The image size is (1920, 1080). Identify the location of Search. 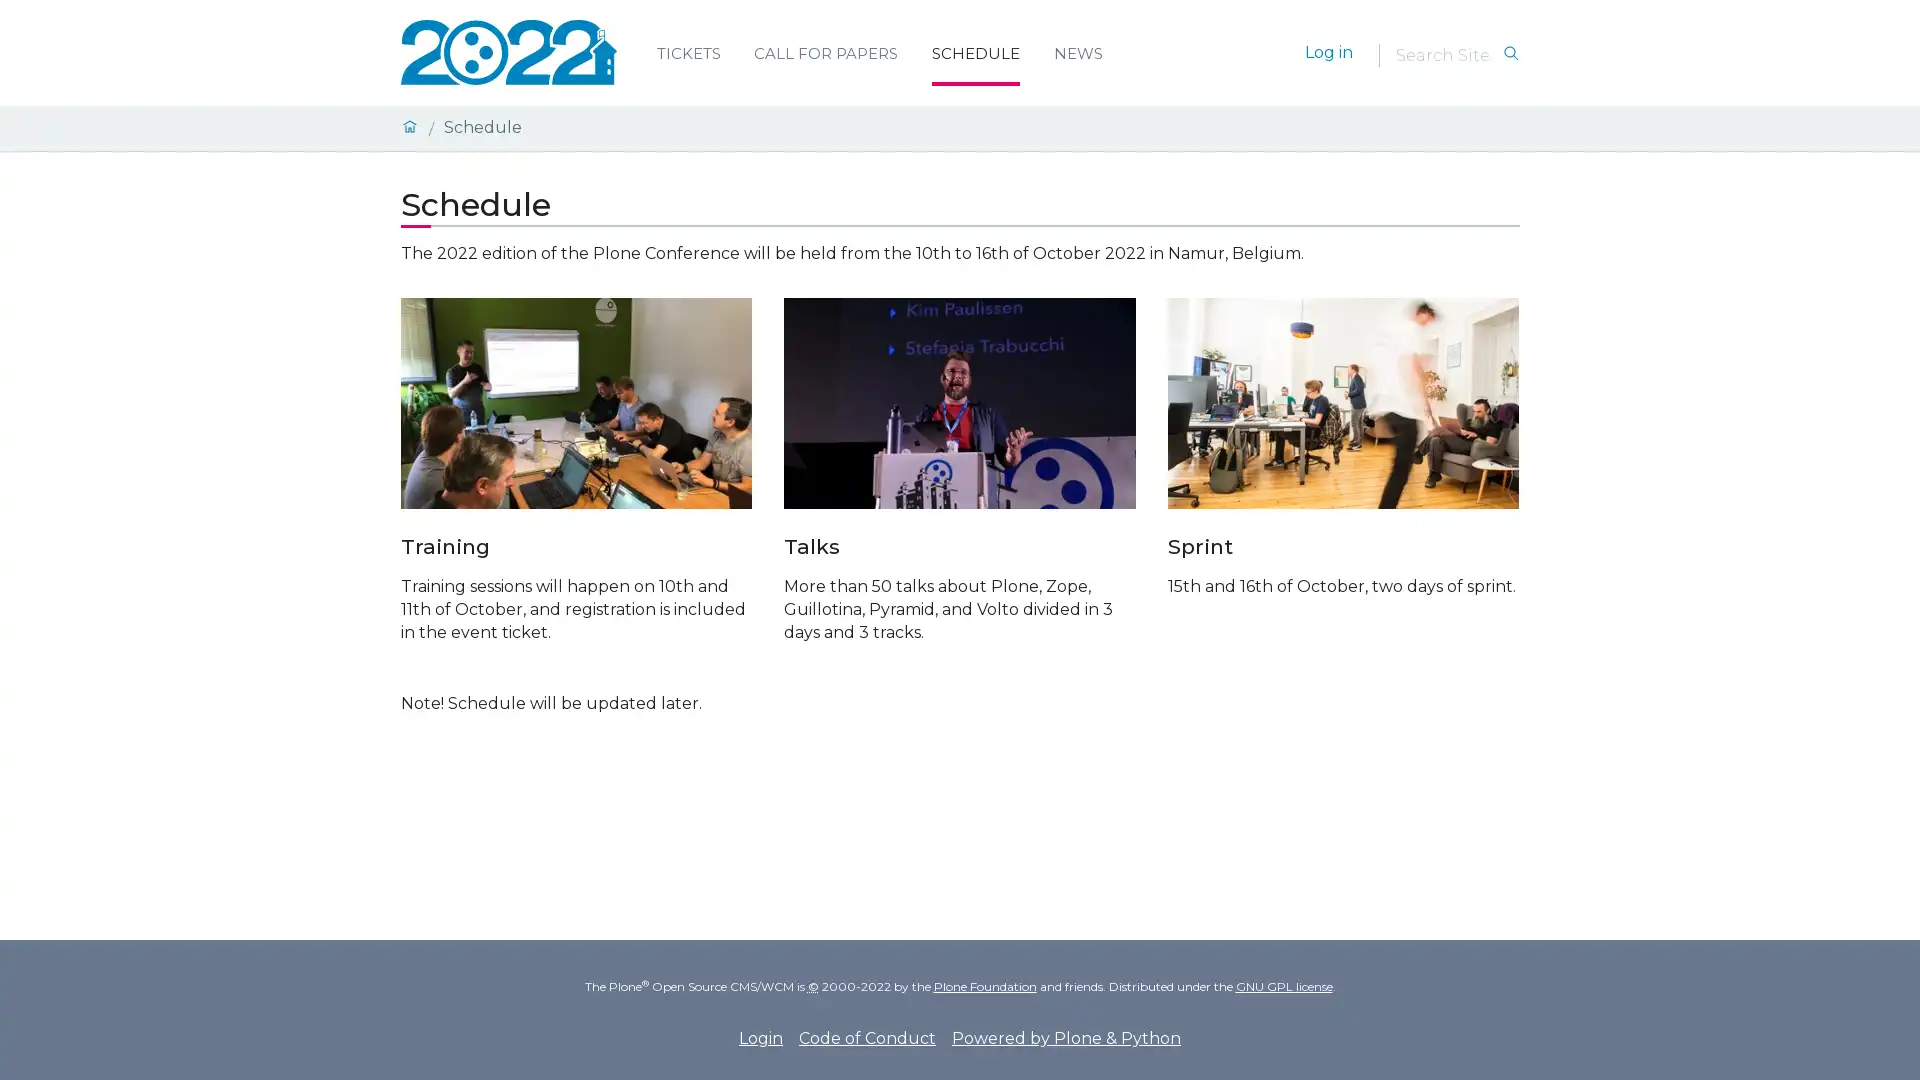
(1510, 53).